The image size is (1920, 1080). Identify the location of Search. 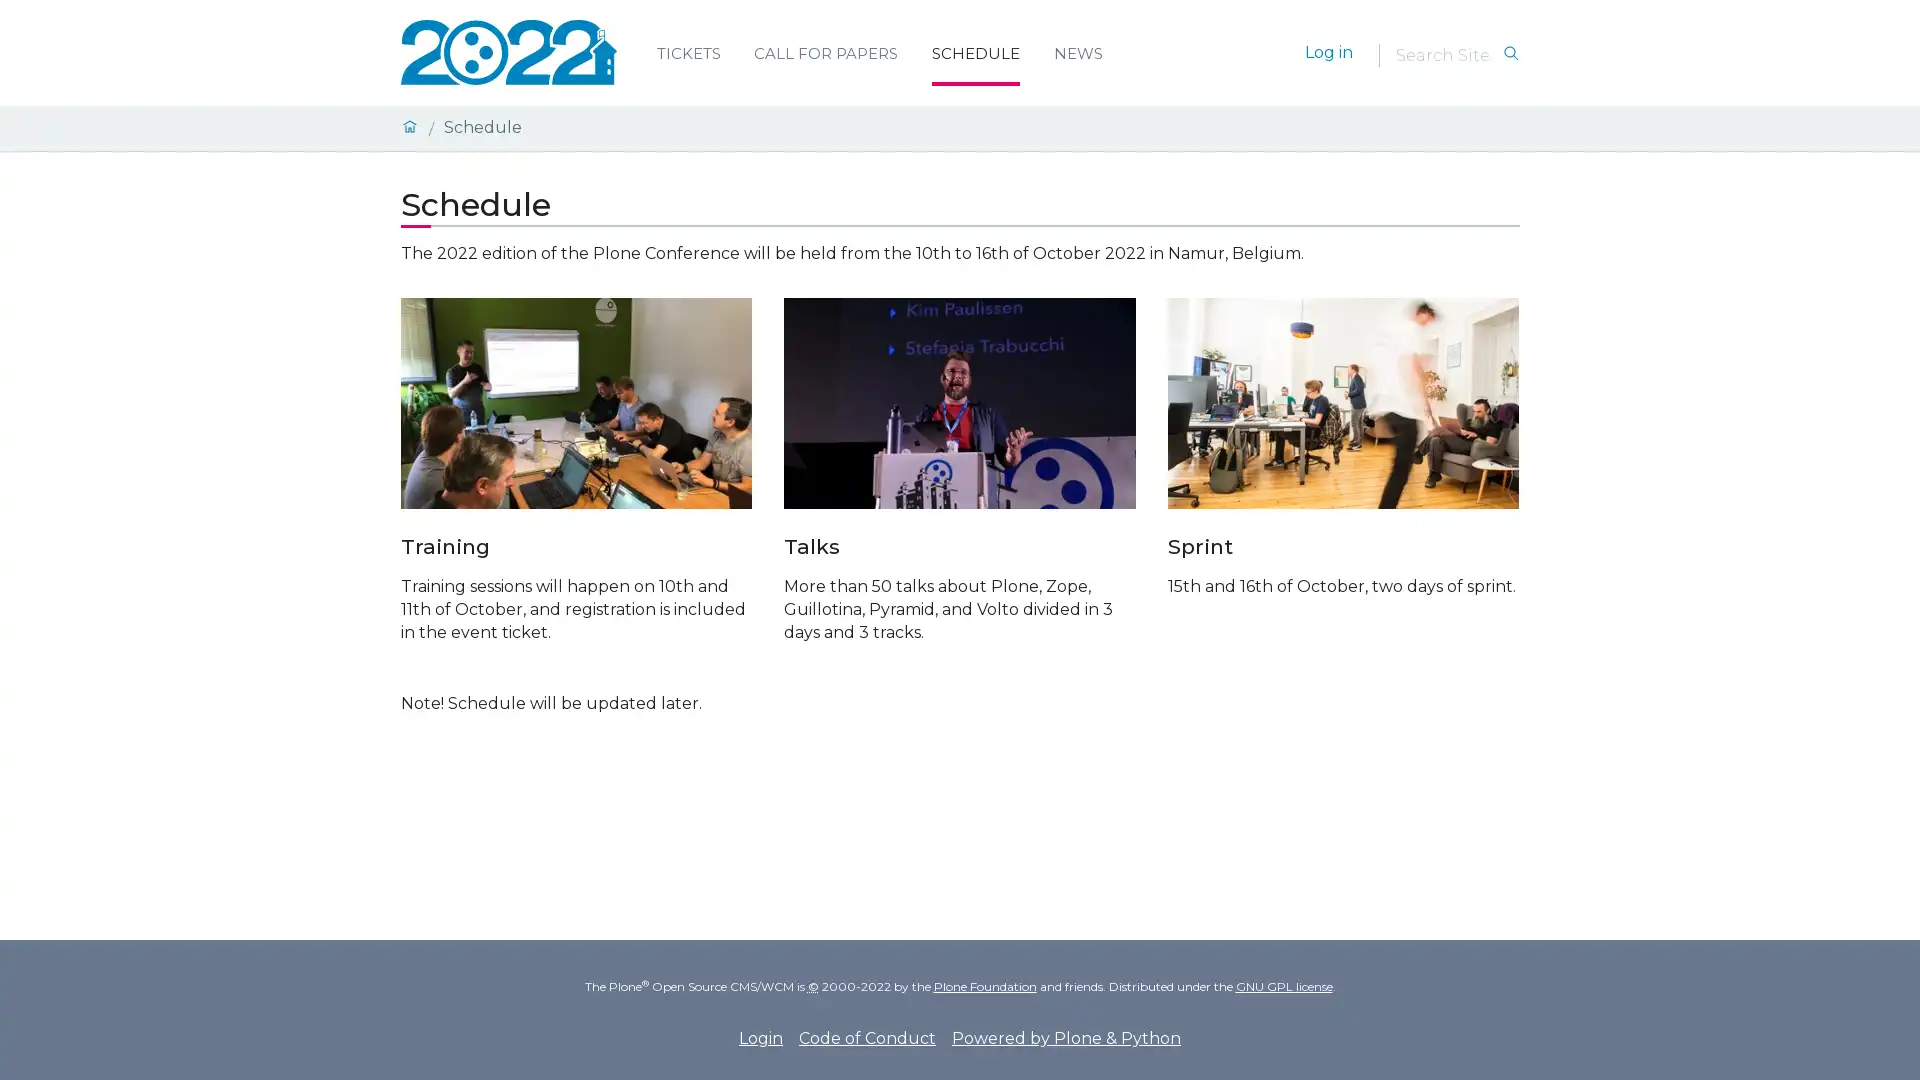
(1510, 53).